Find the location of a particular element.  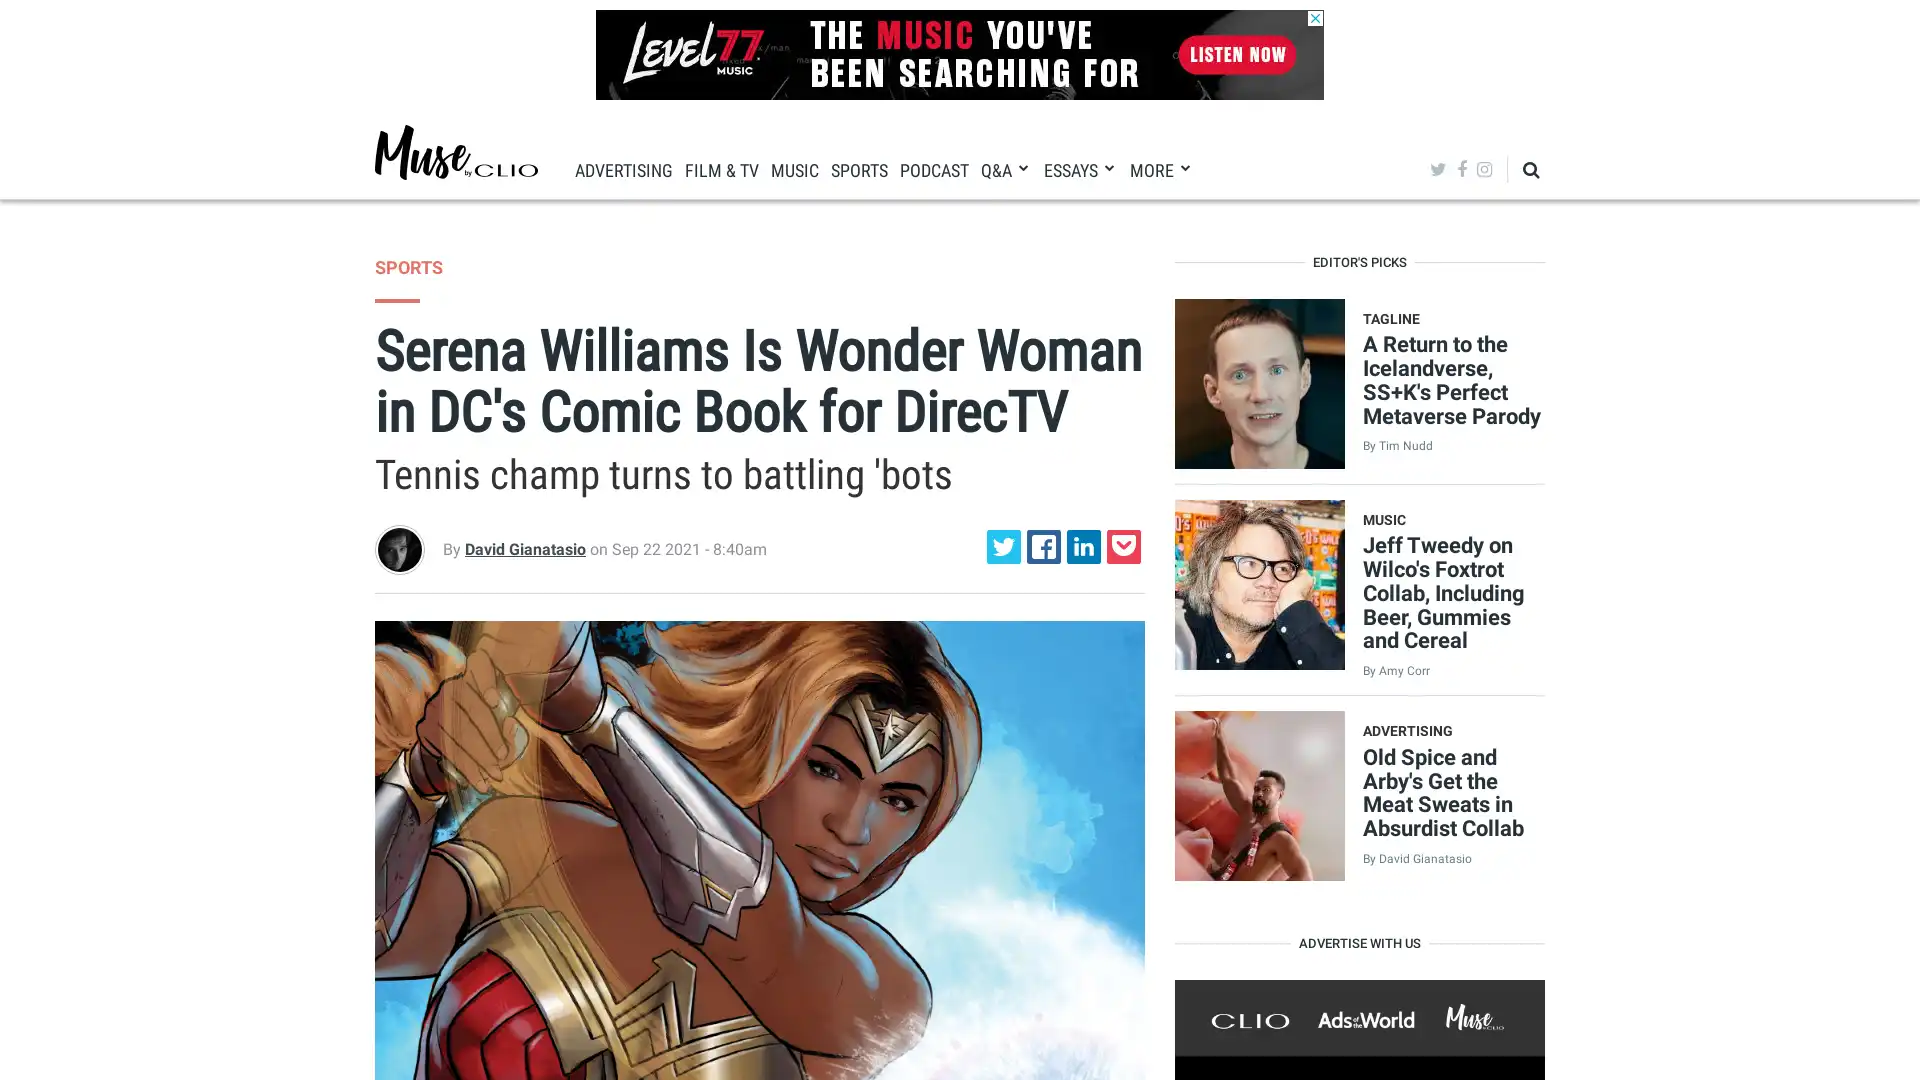

Go is located at coordinates (1482, 229).